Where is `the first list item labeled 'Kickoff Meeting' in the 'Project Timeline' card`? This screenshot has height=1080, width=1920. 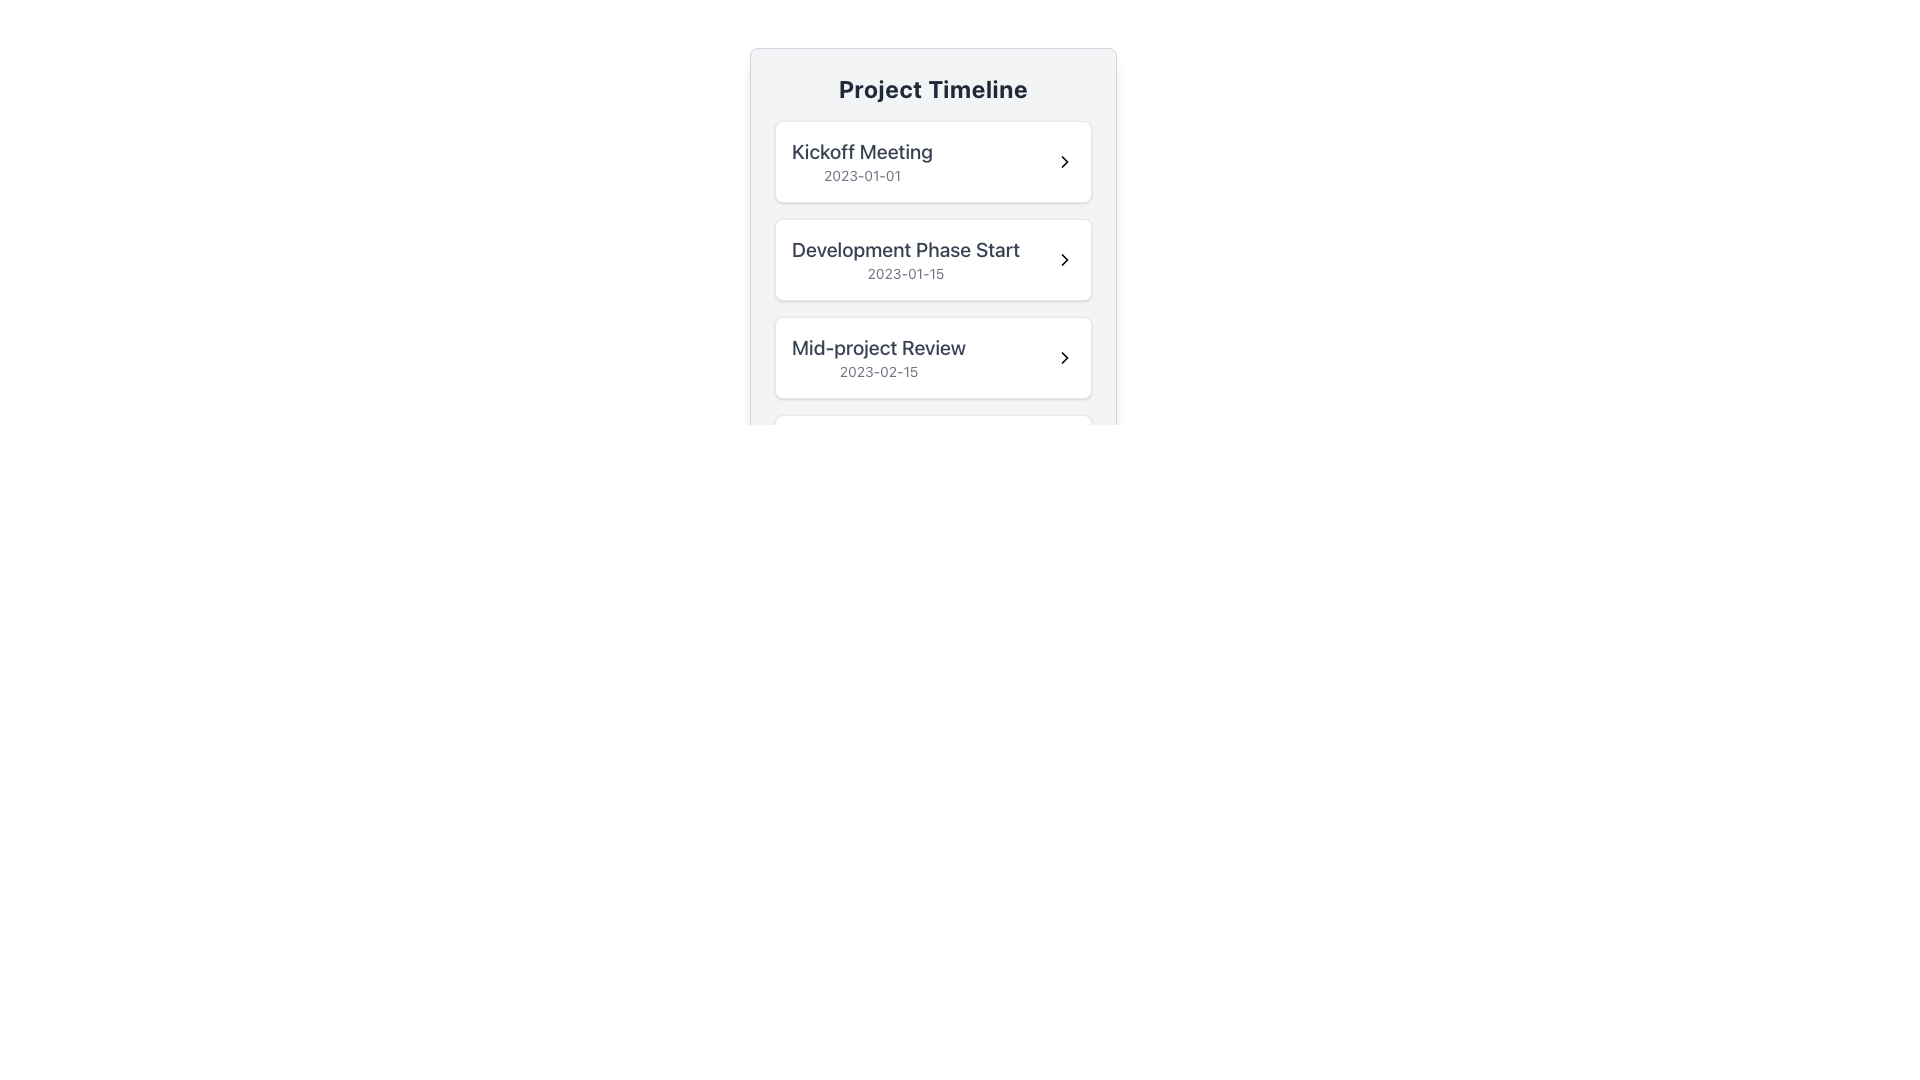
the first list item labeled 'Kickoff Meeting' in the 'Project Timeline' card is located at coordinates (932, 161).